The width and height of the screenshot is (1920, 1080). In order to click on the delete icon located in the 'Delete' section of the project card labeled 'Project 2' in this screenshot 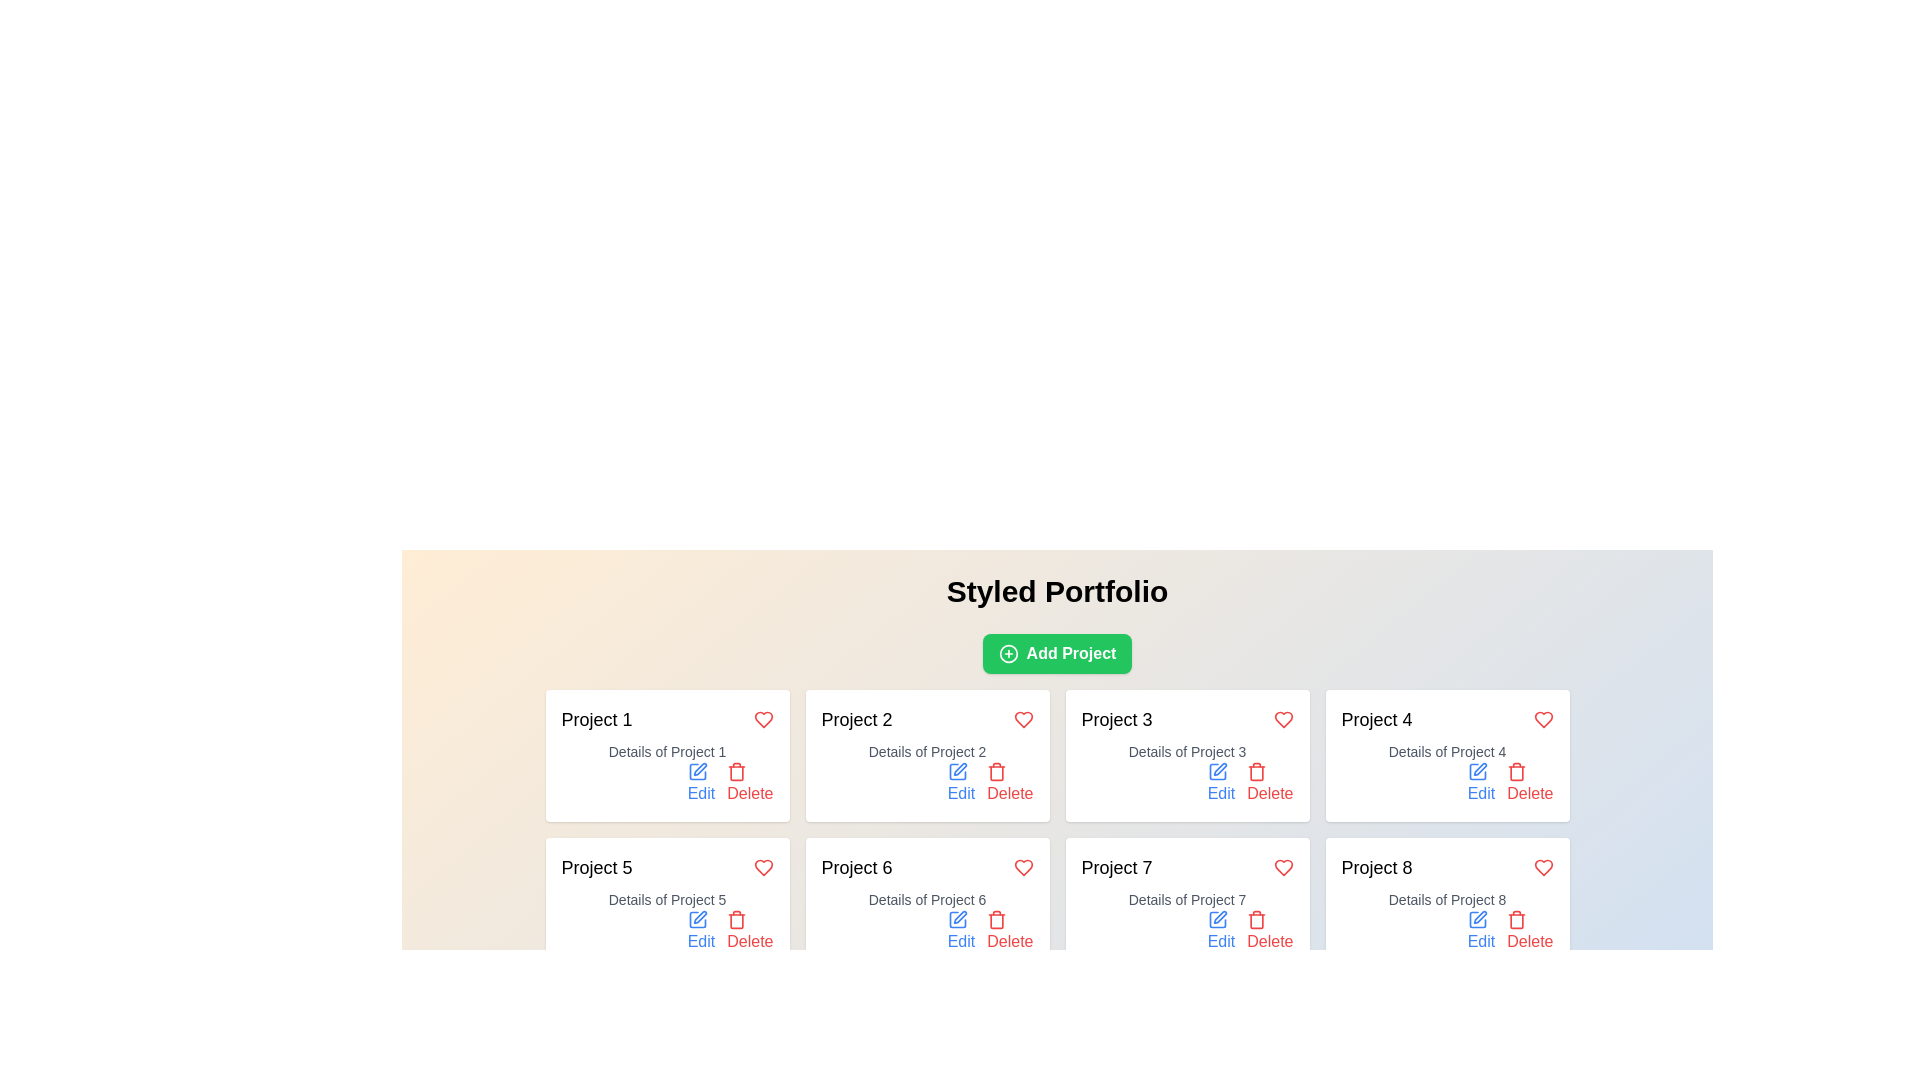, I will do `click(997, 770)`.